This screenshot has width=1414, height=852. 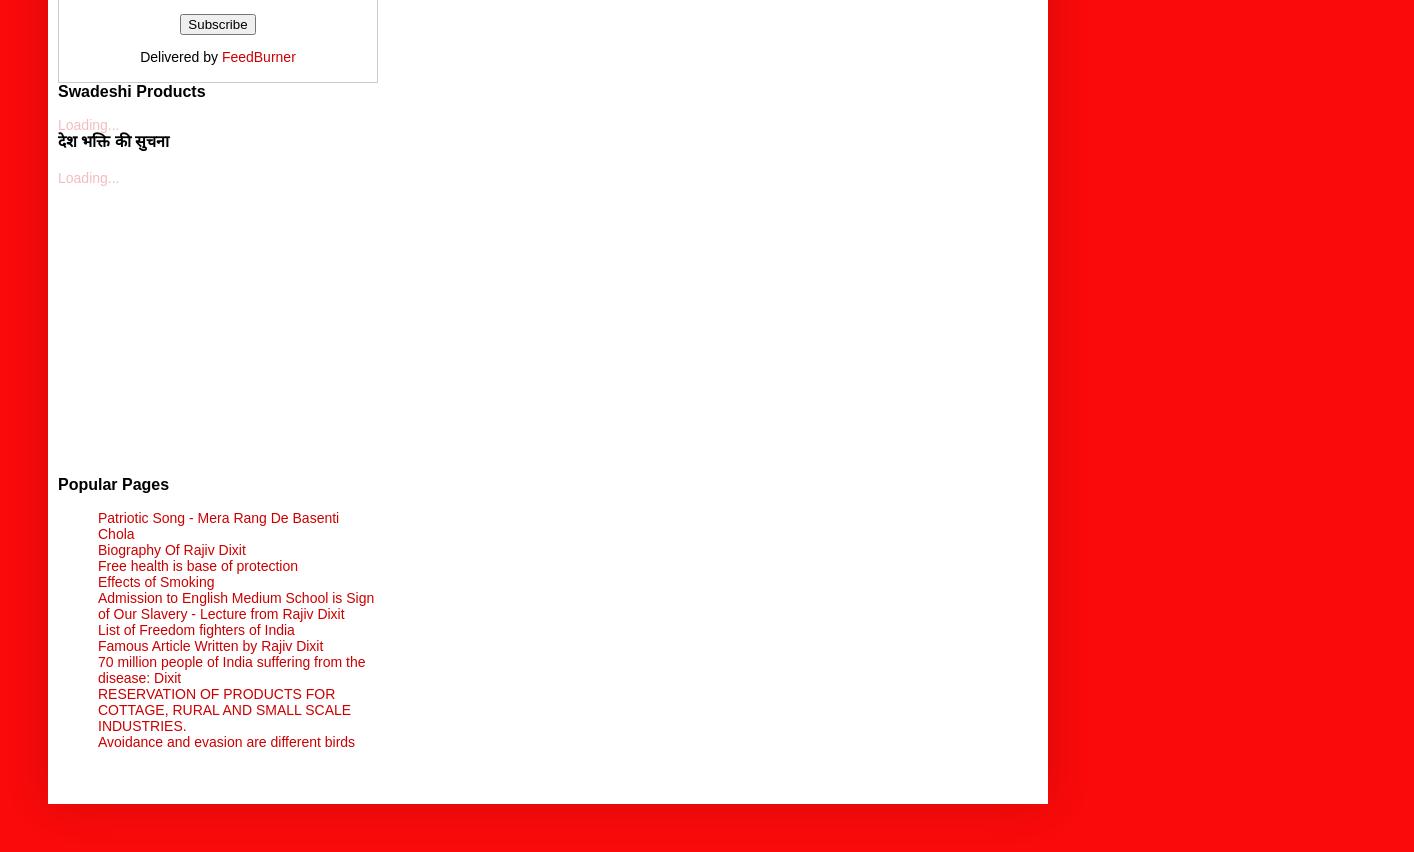 What do you see at coordinates (209, 643) in the screenshot?
I see `'Famous Article Written by Rajiv Dixit'` at bounding box center [209, 643].